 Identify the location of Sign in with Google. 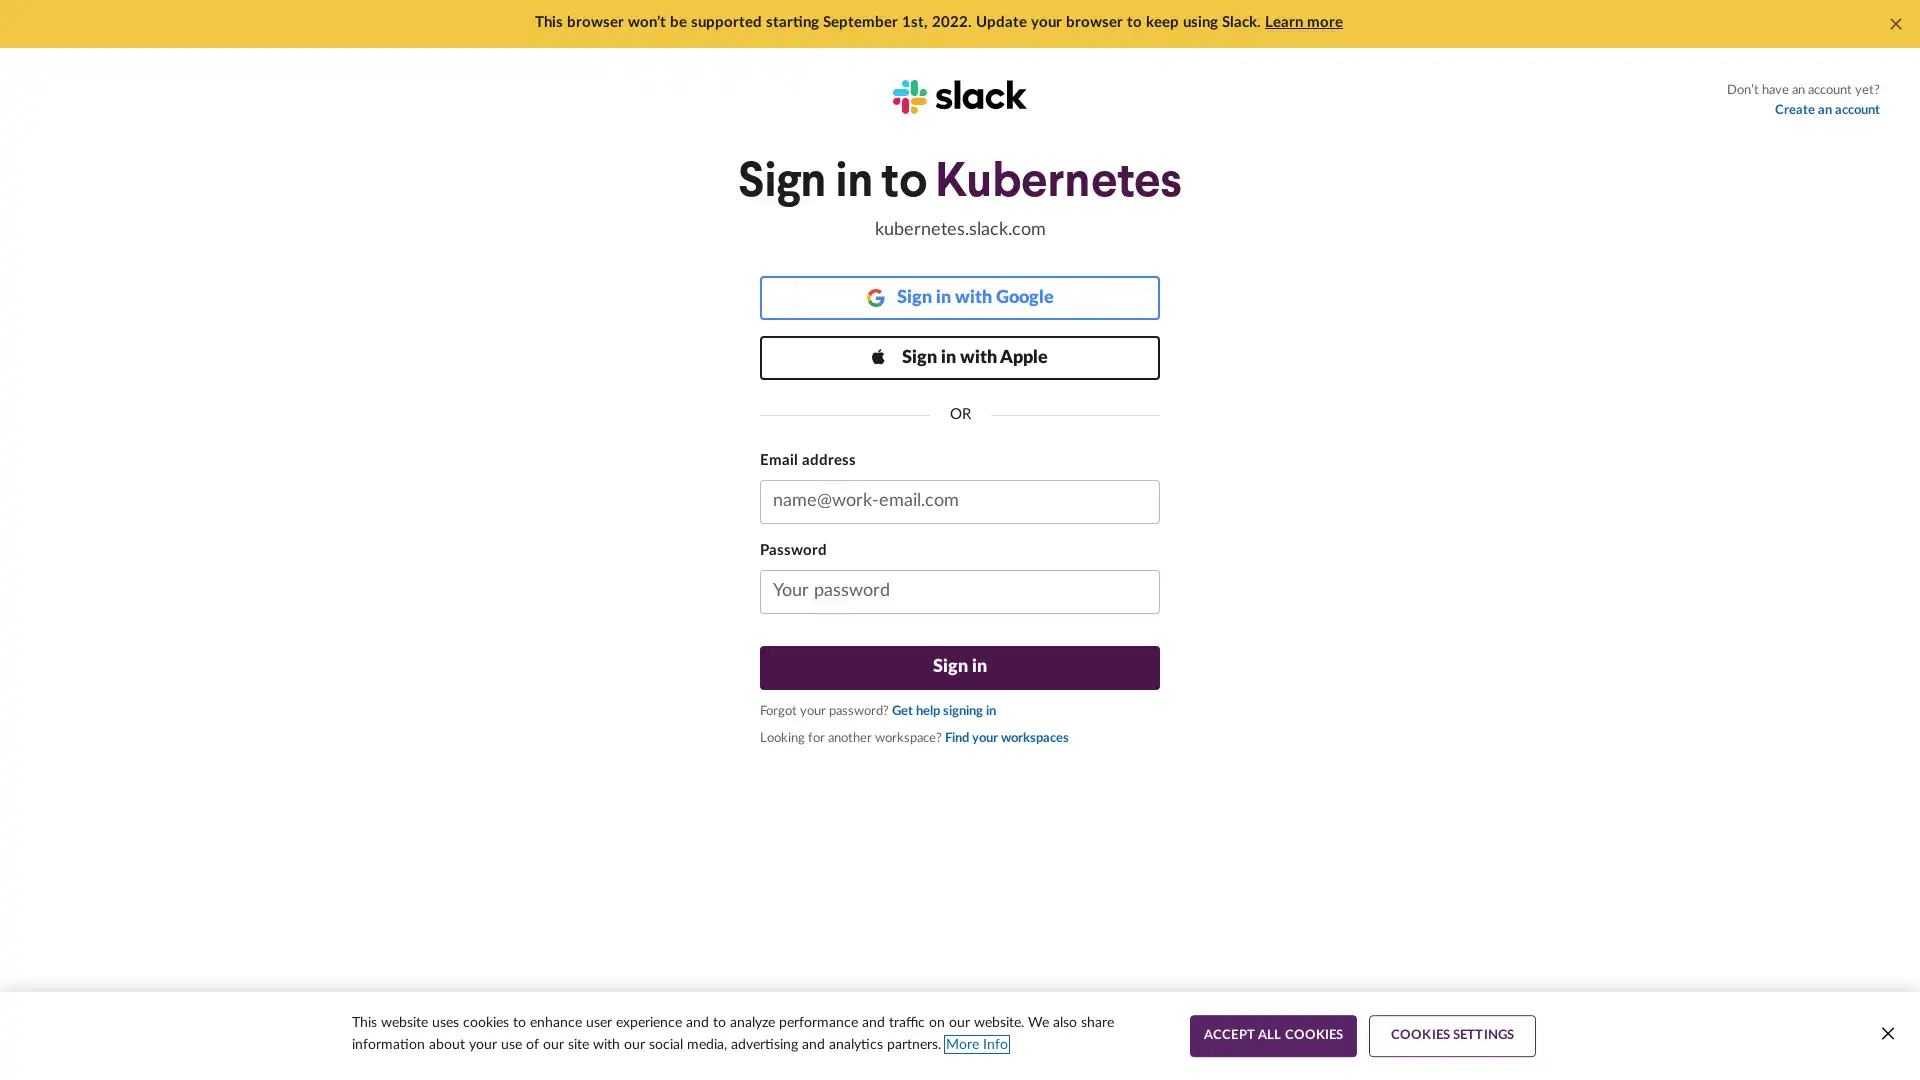
(960, 297).